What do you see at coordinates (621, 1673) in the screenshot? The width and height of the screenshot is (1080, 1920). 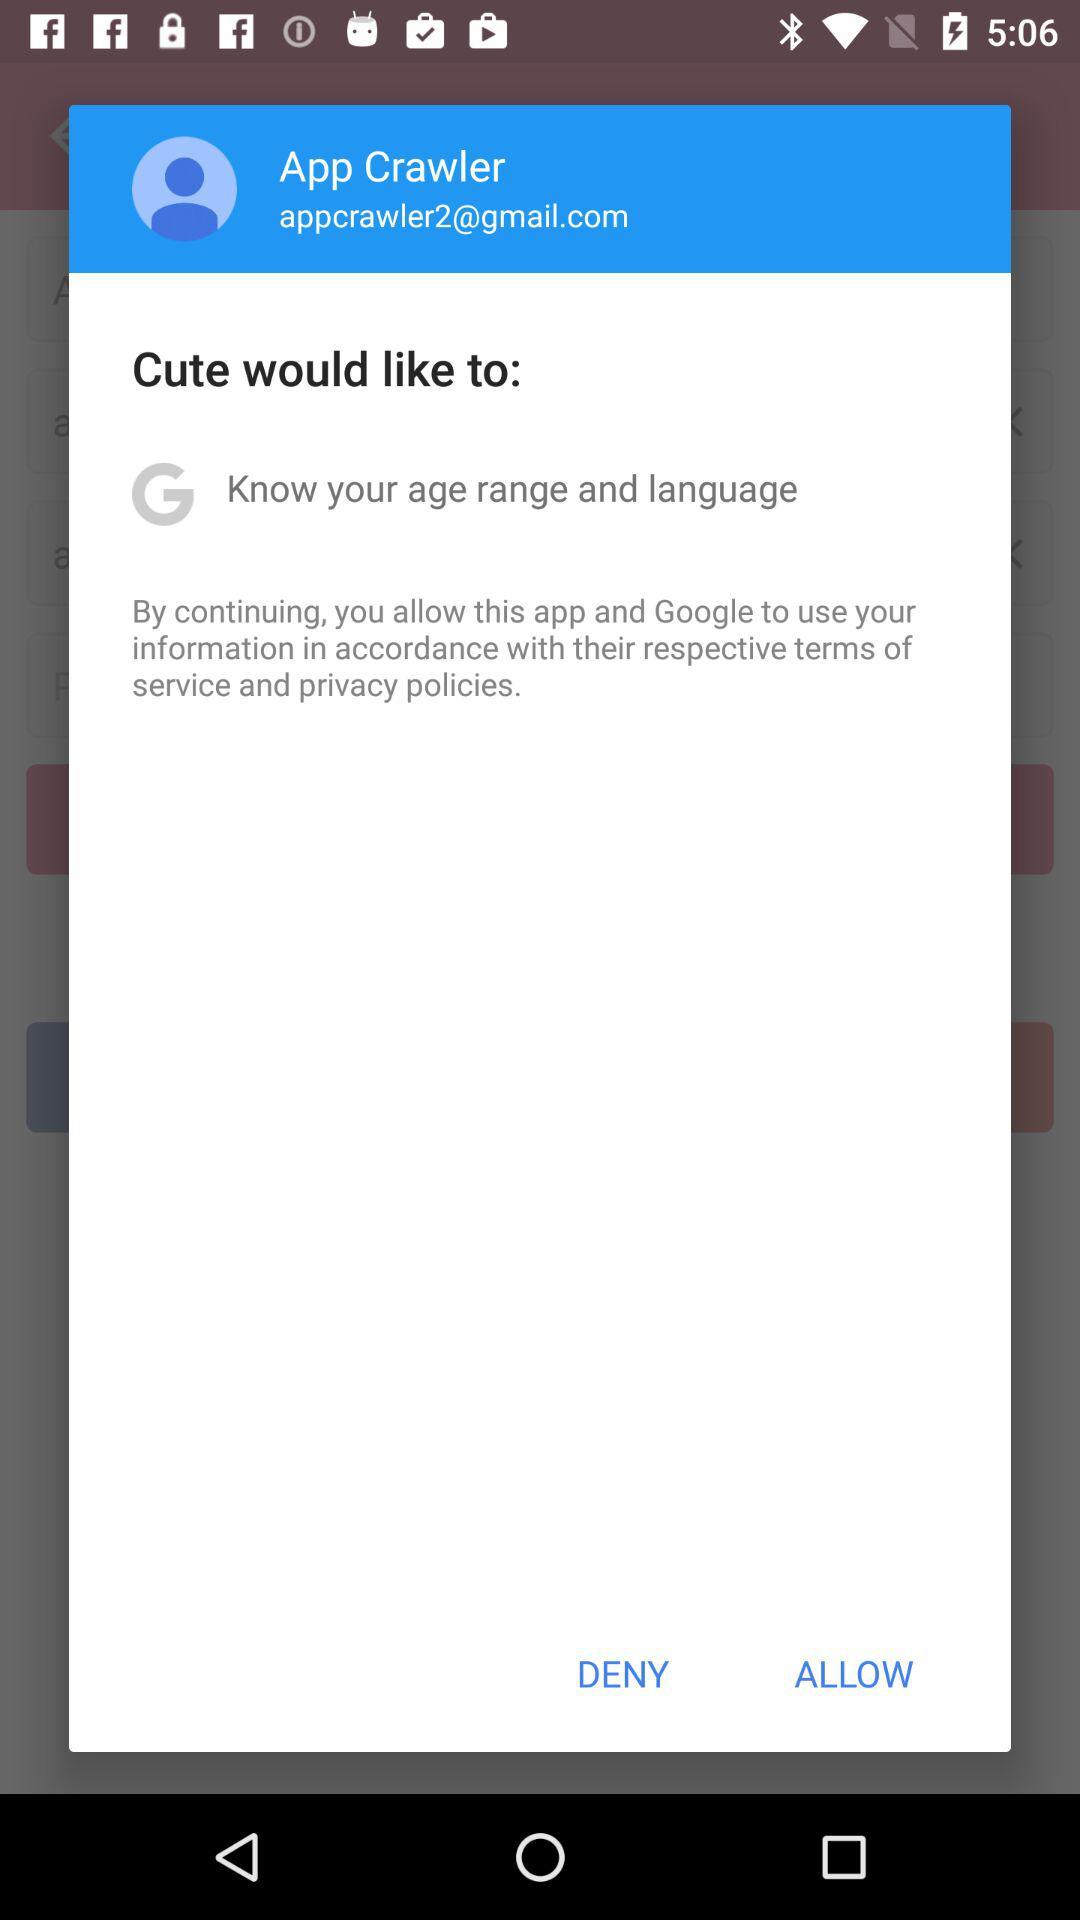 I see `the icon below by continuing you app` at bounding box center [621, 1673].